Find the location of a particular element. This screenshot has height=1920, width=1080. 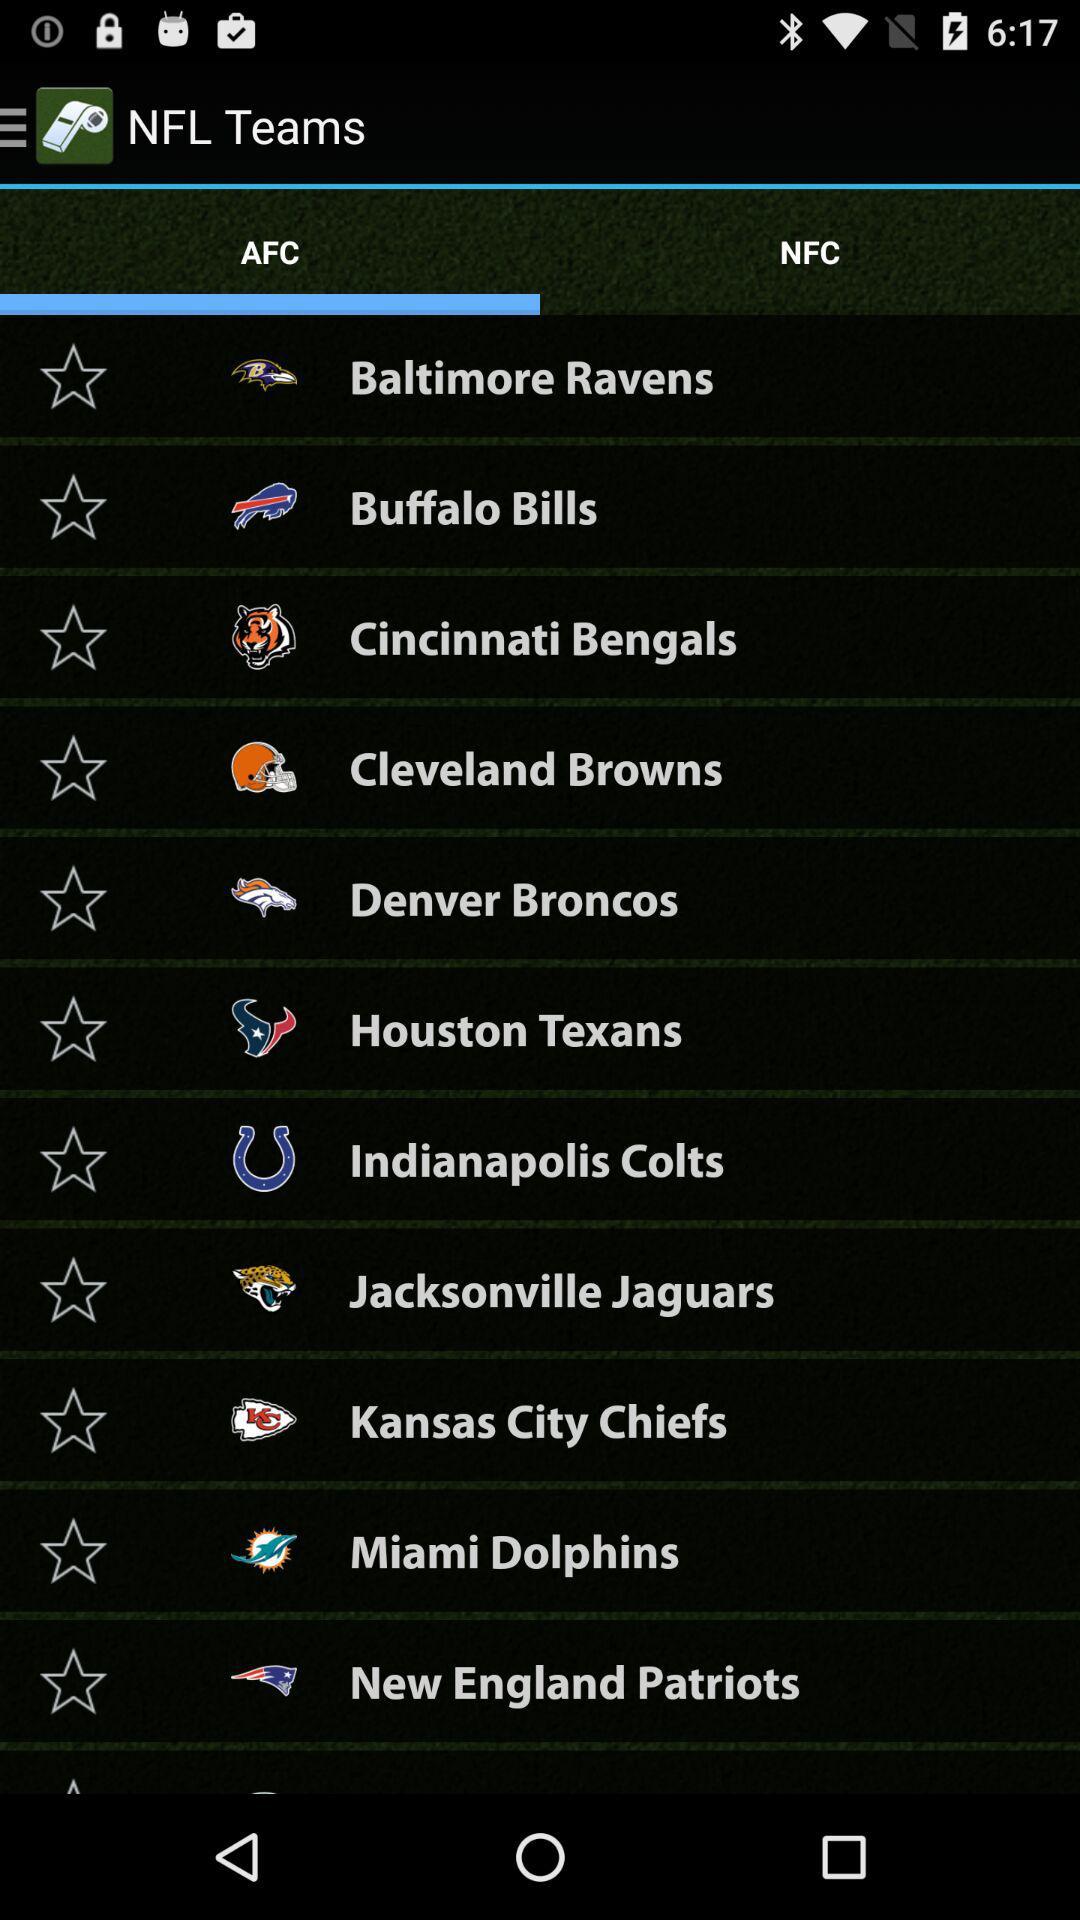

the item below miami dolphins is located at coordinates (574, 1680).